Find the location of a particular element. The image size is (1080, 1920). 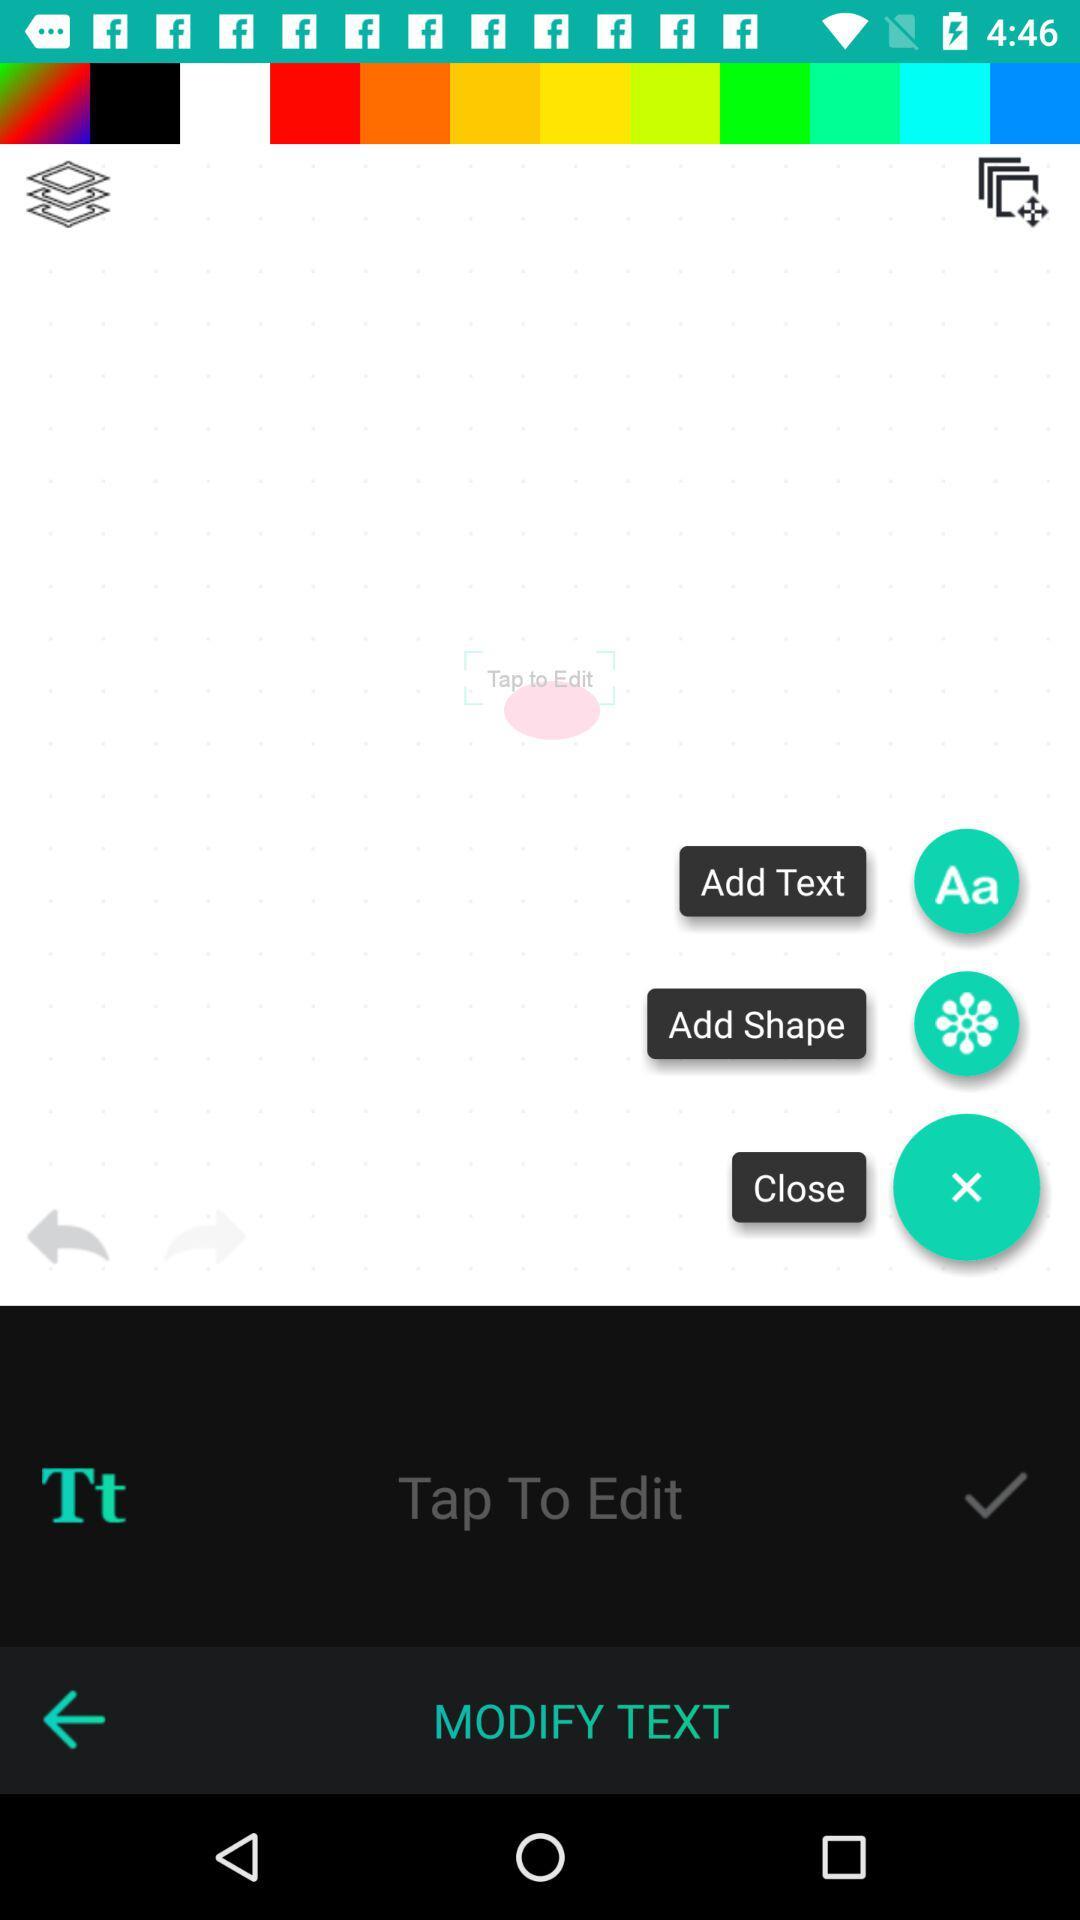

the arrow_backward icon is located at coordinates (72, 1719).